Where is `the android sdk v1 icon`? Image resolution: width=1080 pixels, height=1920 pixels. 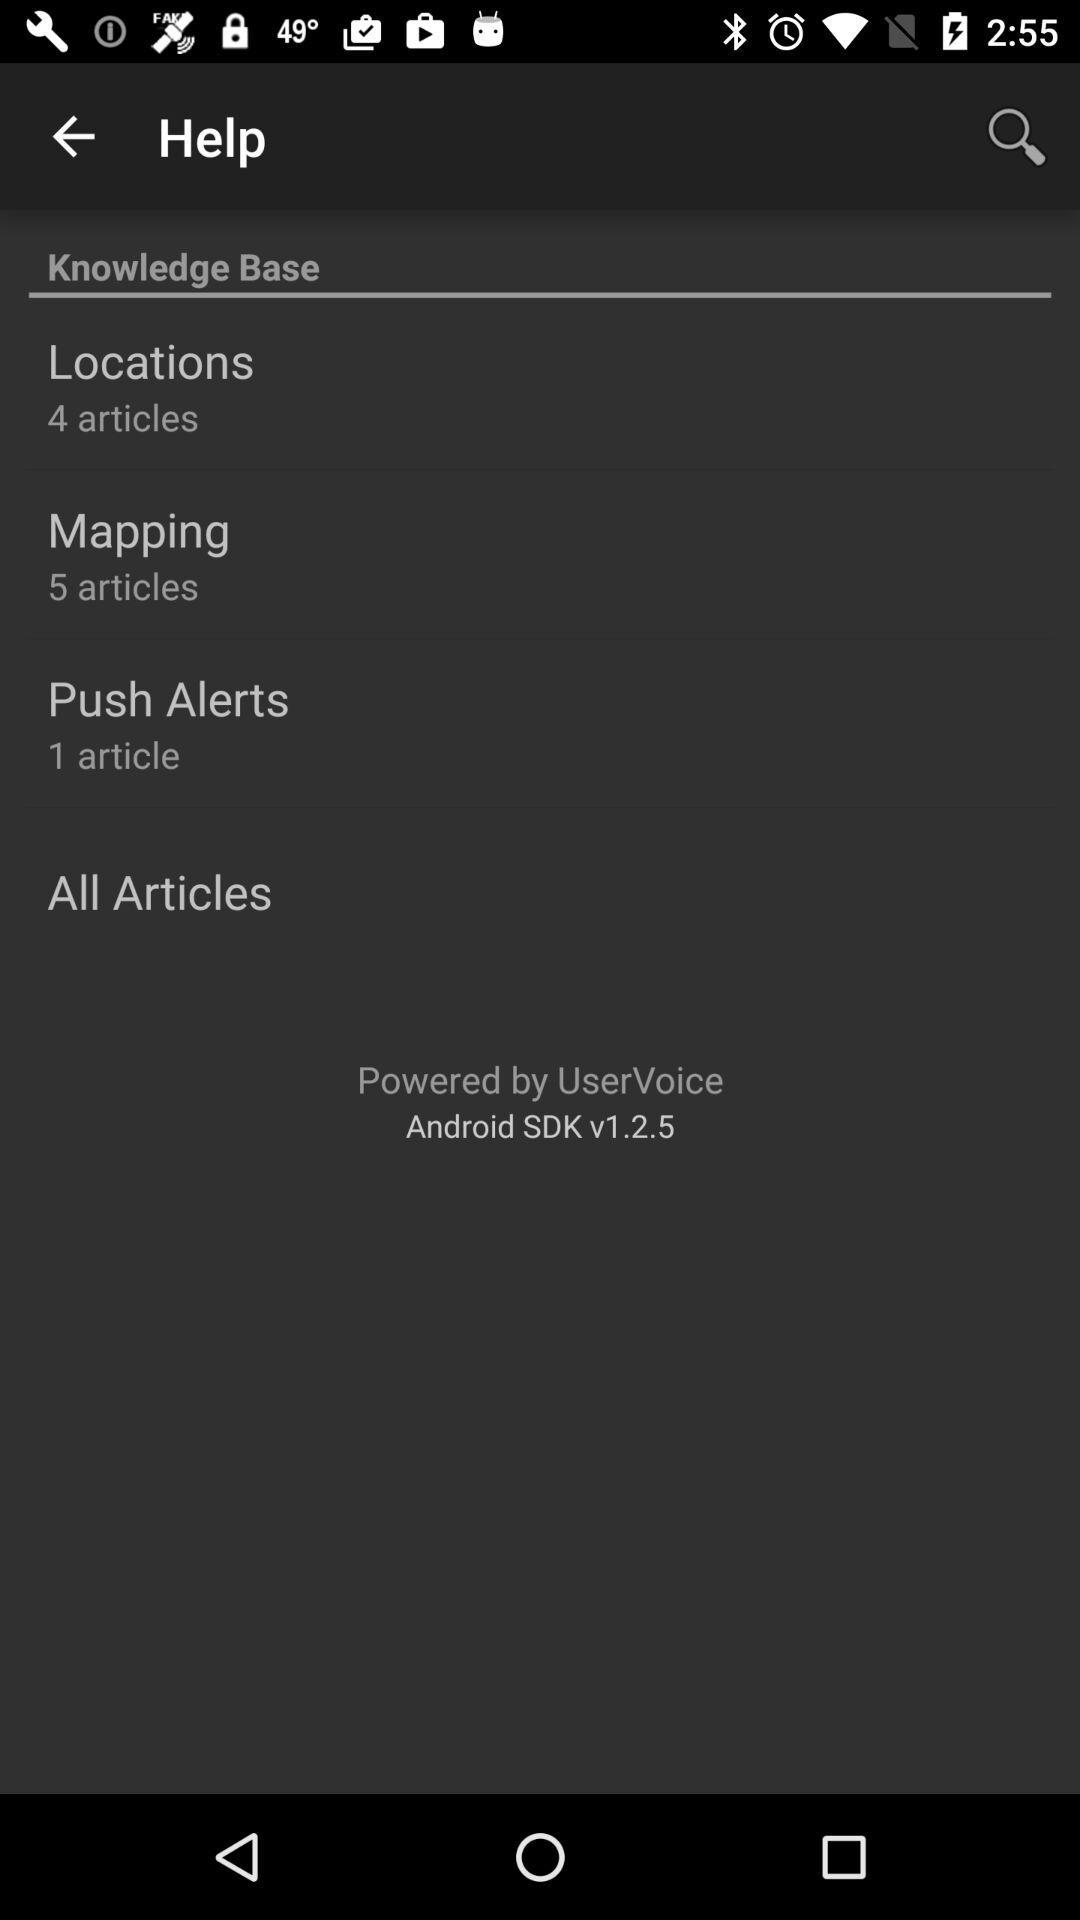 the android sdk v1 icon is located at coordinates (540, 1125).